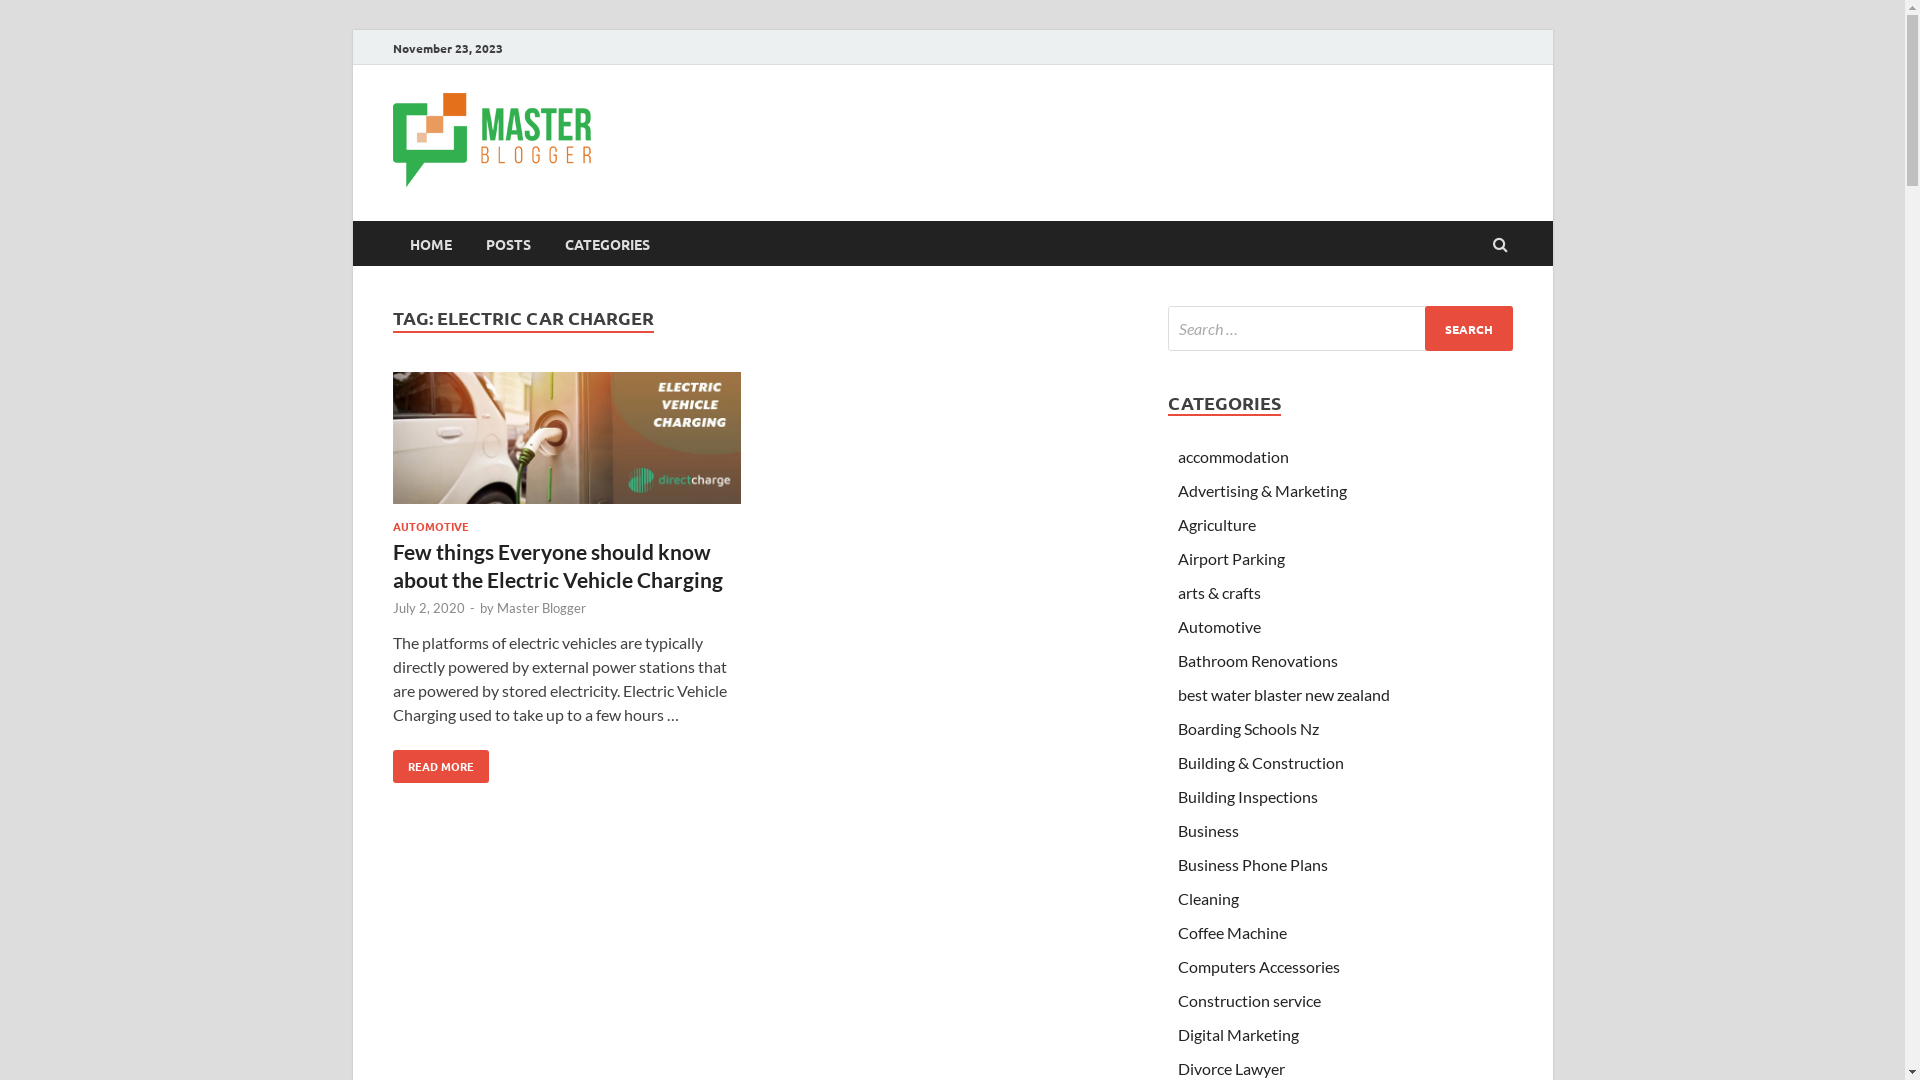 The height and width of the screenshot is (1080, 1920). What do you see at coordinates (1248, 1000) in the screenshot?
I see `'Construction service'` at bounding box center [1248, 1000].